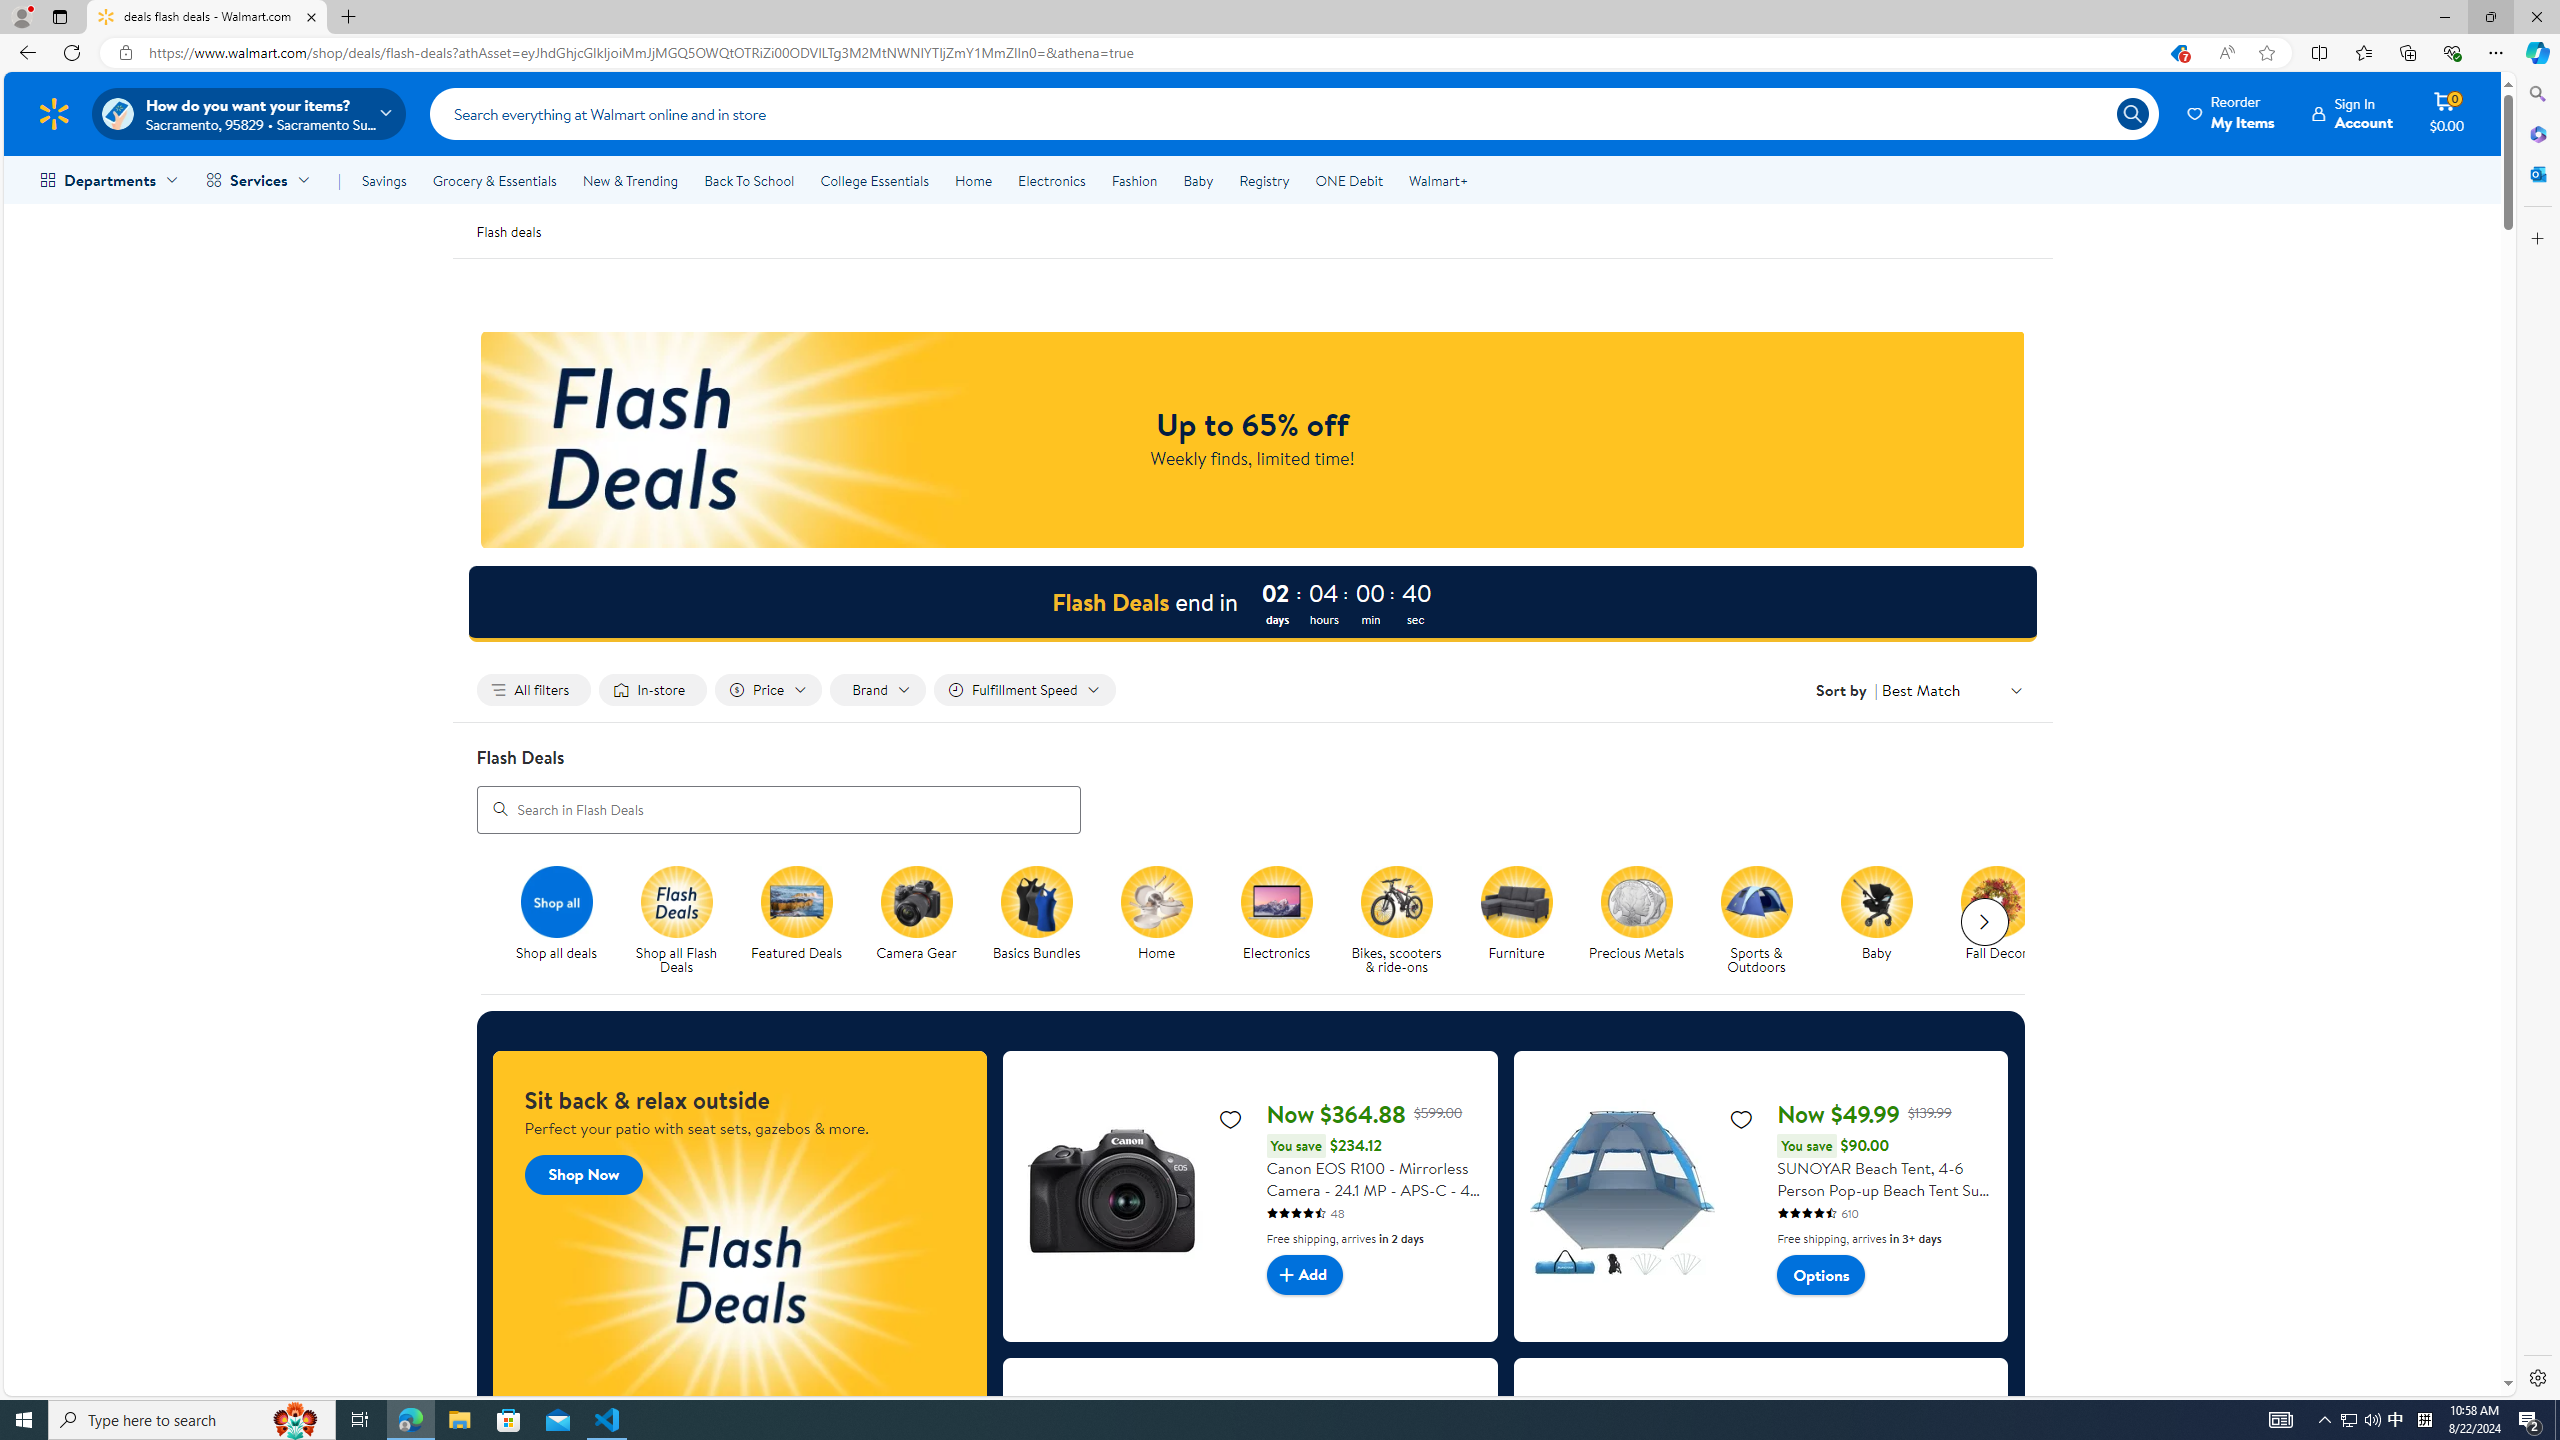 This screenshot has width=2560, height=1440. I want to click on 'Shop all Shop all deals', so click(555, 914).